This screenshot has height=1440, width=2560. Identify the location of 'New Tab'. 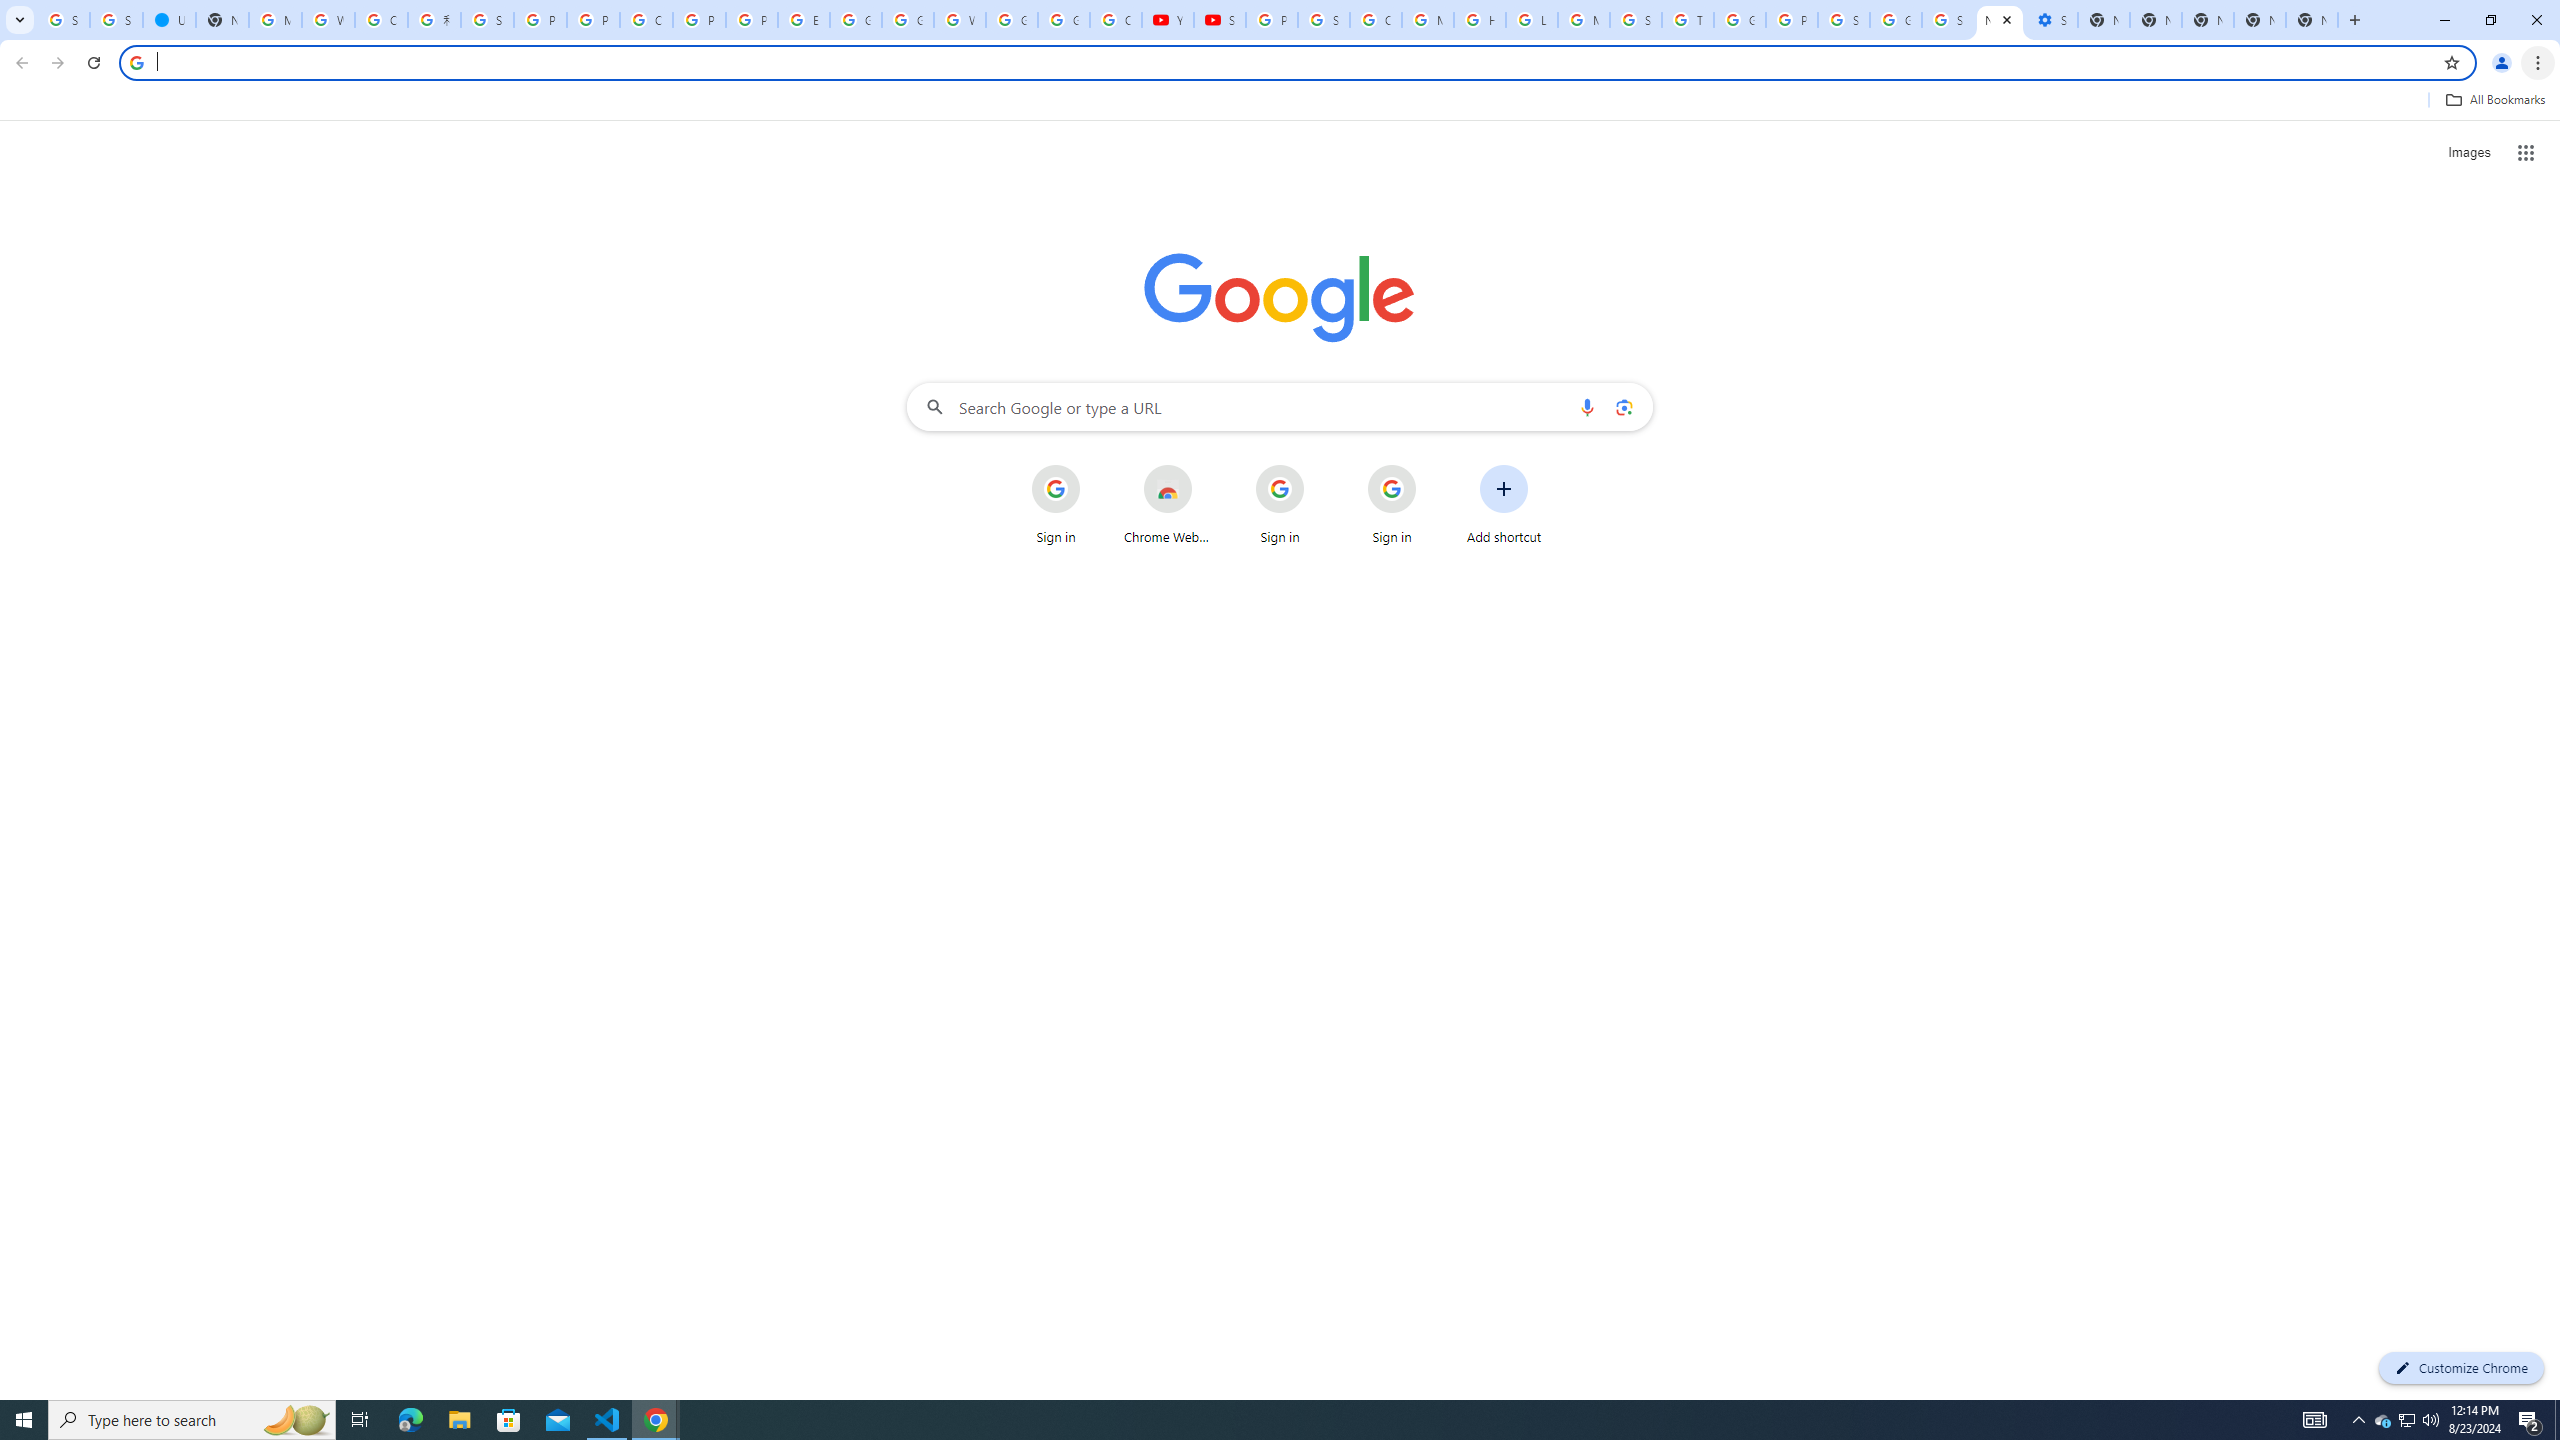
(2258, 19).